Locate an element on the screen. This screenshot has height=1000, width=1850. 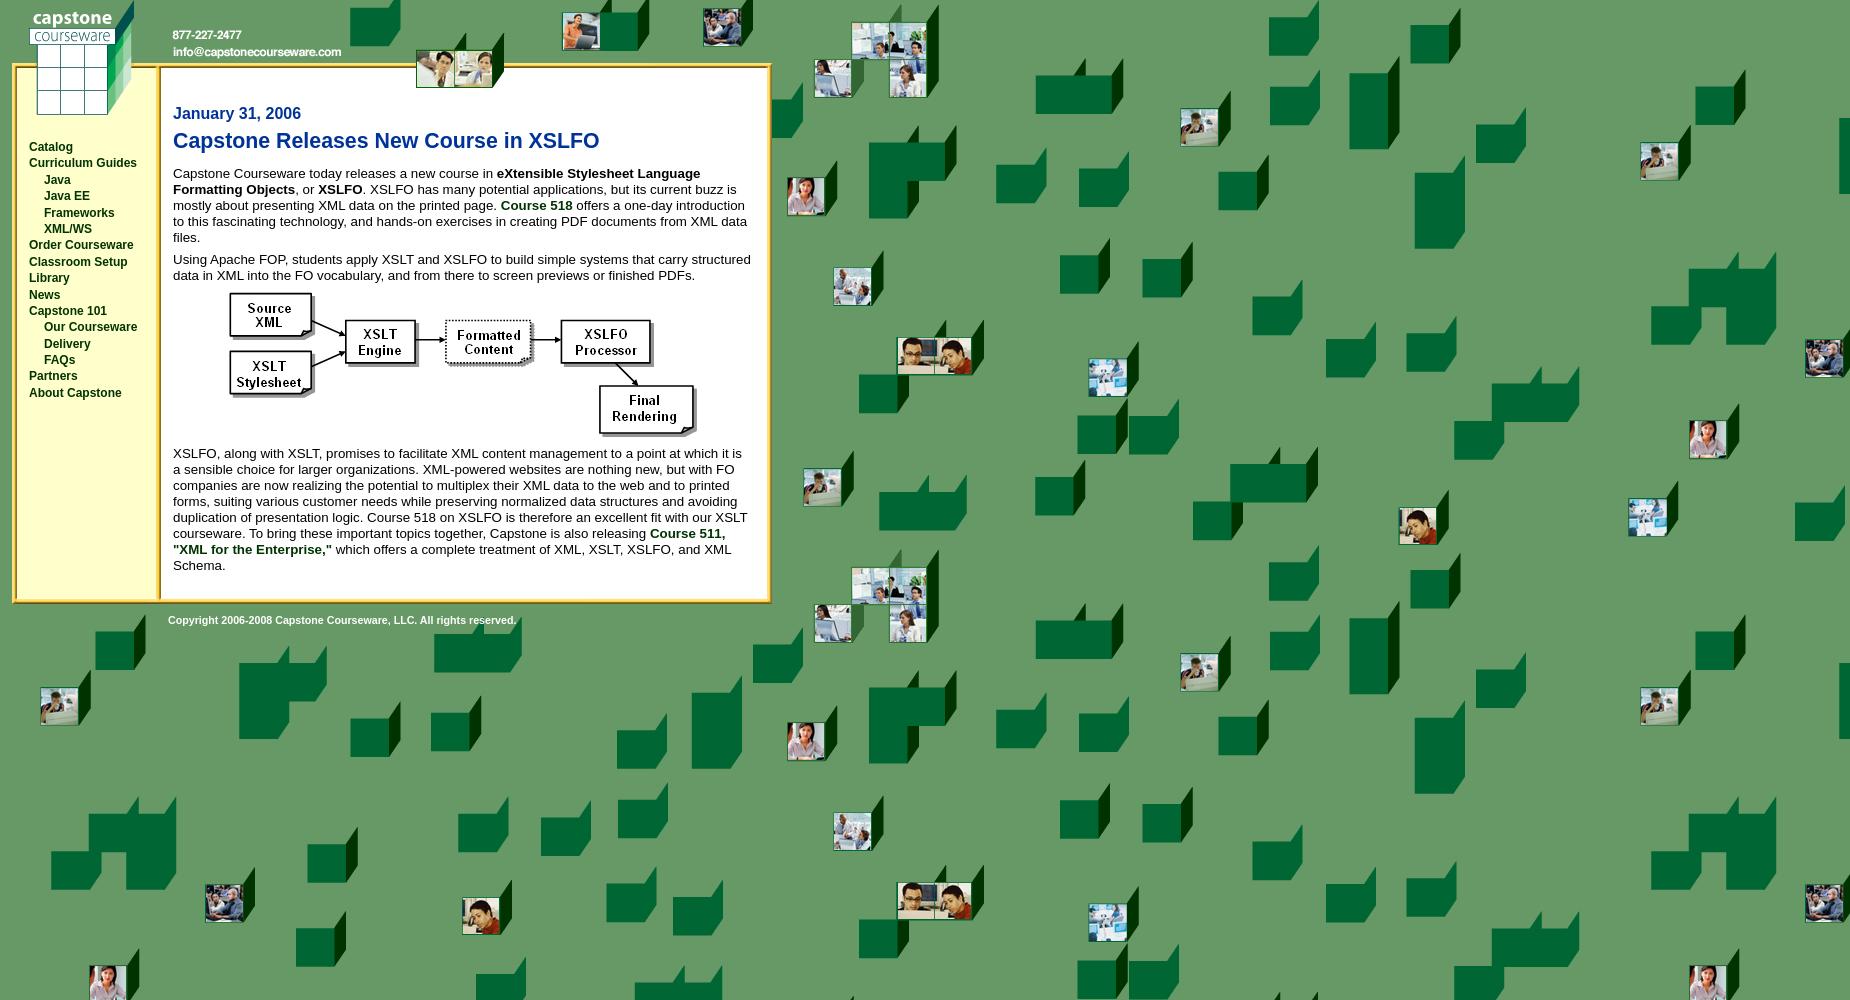
'Using Apache FOP, students apply XSLT and XSLFO to build simple systems that carry structured data in XML into the FO vocabulary, and from there to screen previews or finished PDFs.' is located at coordinates (460, 267).